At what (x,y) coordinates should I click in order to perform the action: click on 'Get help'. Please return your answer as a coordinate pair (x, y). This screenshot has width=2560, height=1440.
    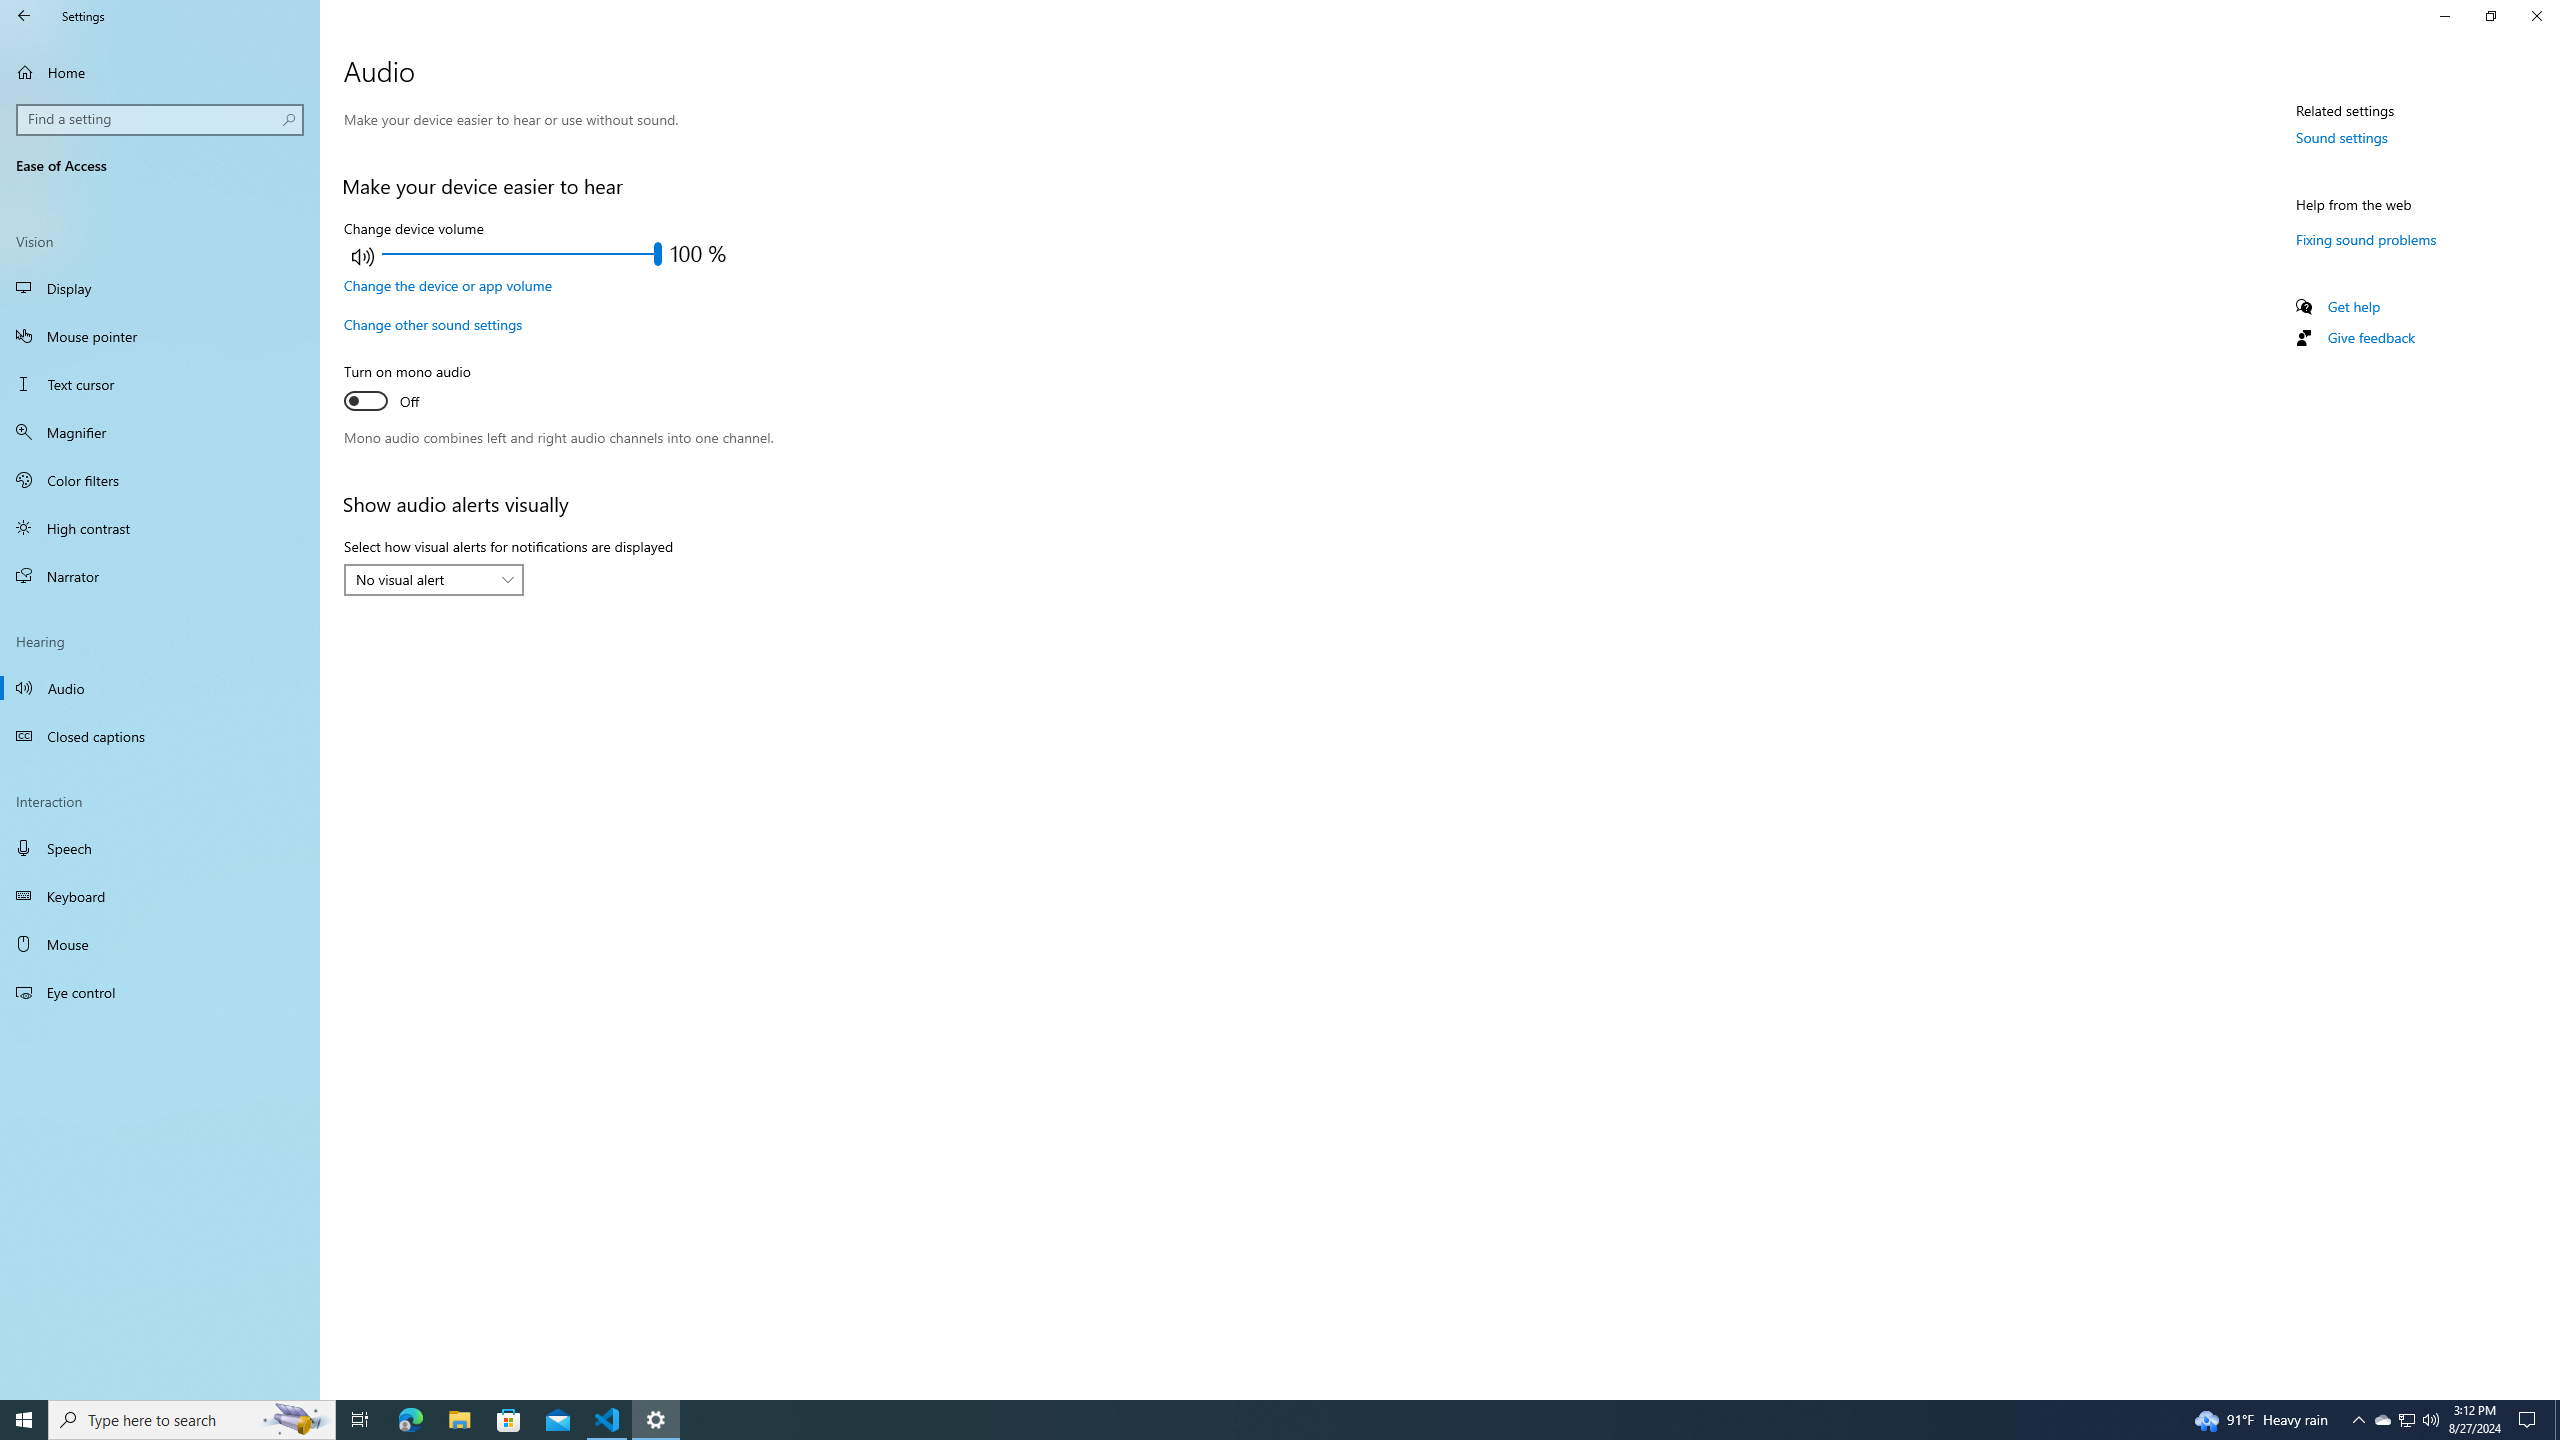
    Looking at the image, I should click on (2352, 306).